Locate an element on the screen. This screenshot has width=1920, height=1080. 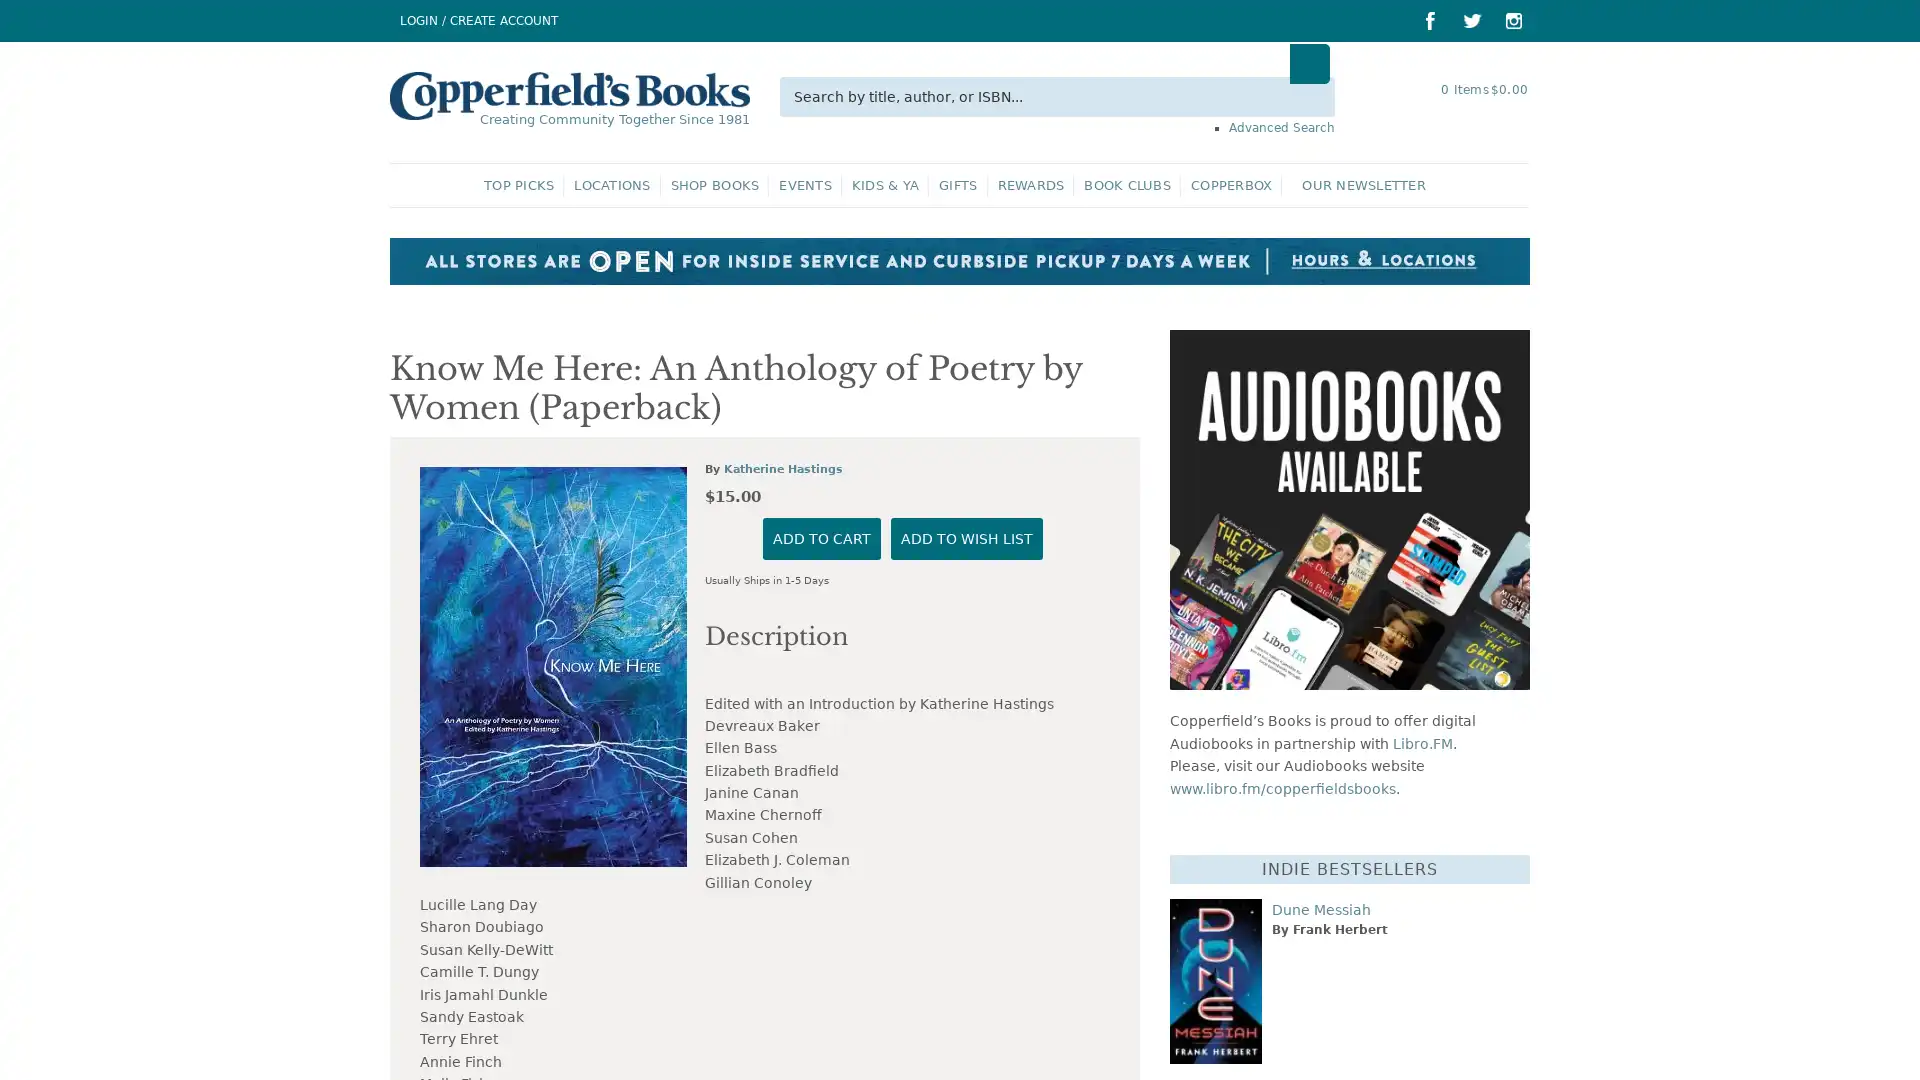
Add to Cart is located at coordinates (820, 1000).